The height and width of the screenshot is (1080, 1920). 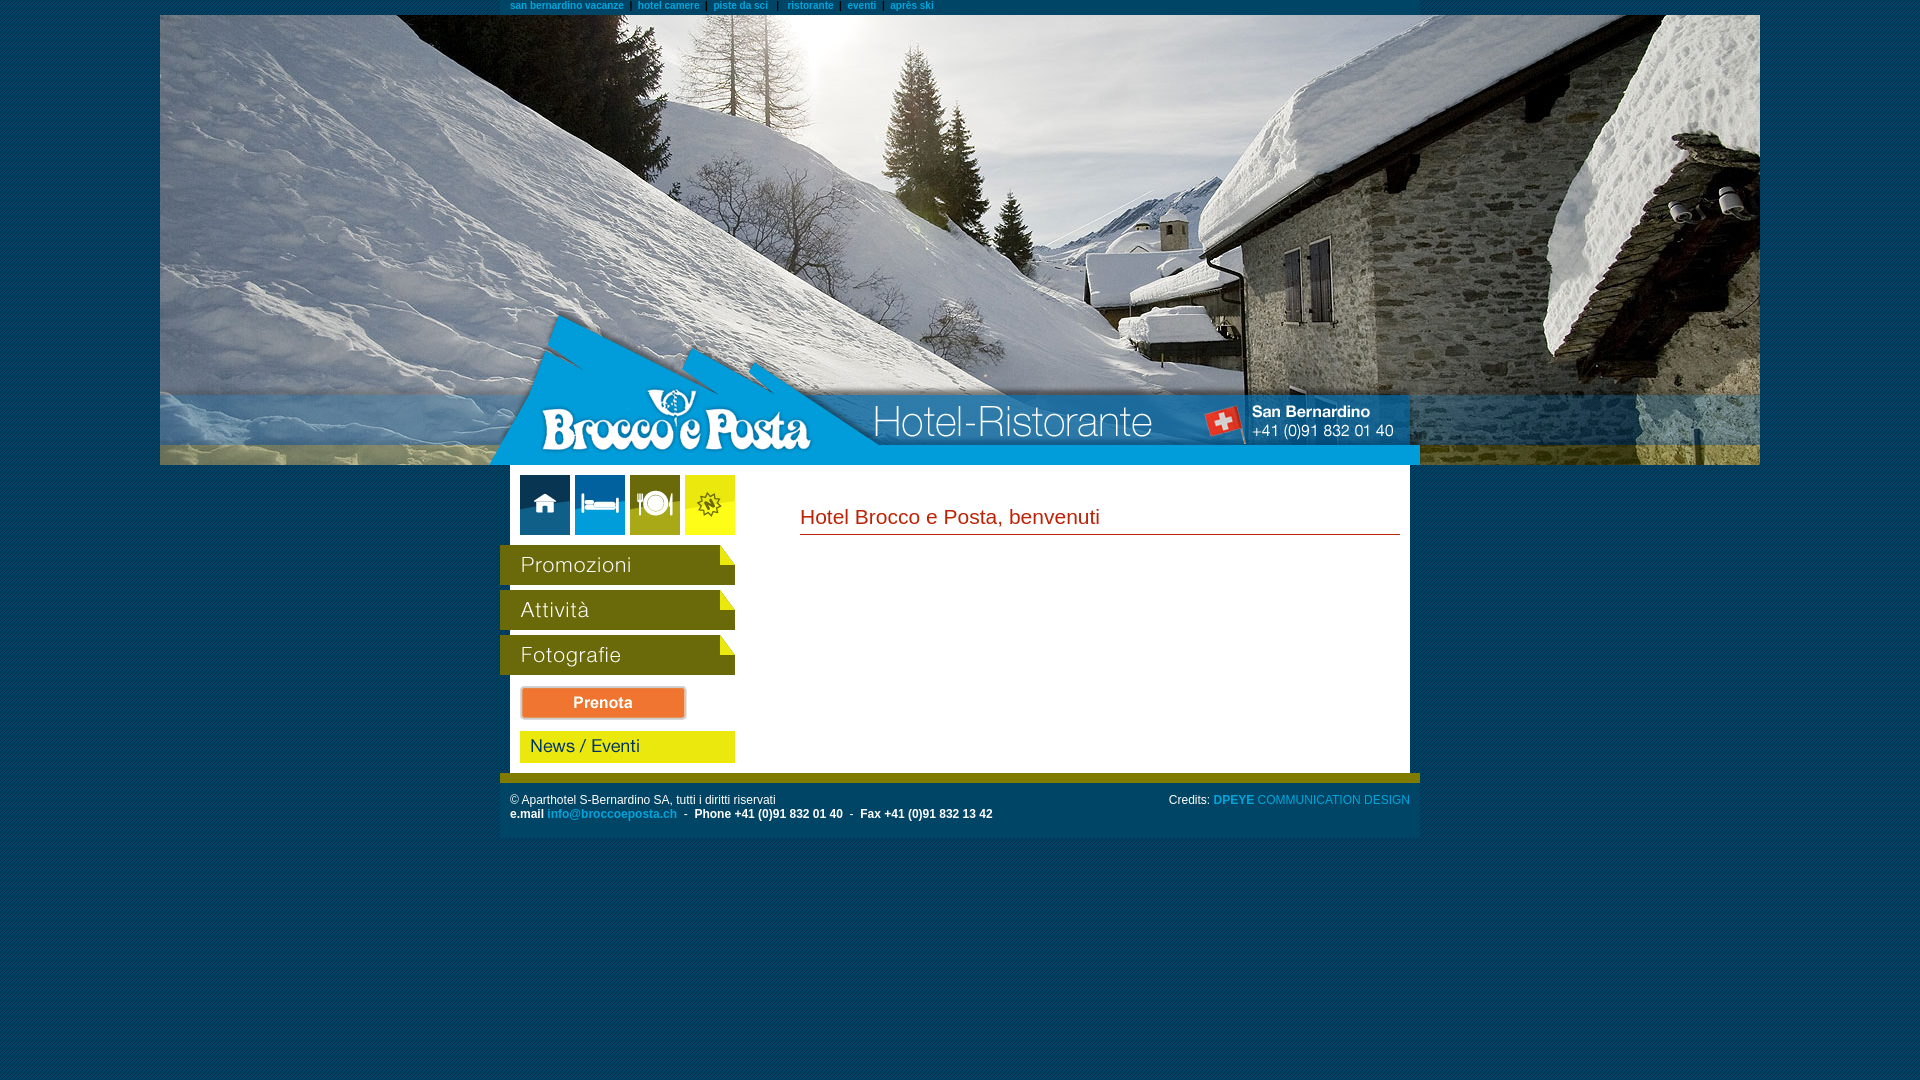 I want to click on 'piste da sci', so click(x=738, y=5).